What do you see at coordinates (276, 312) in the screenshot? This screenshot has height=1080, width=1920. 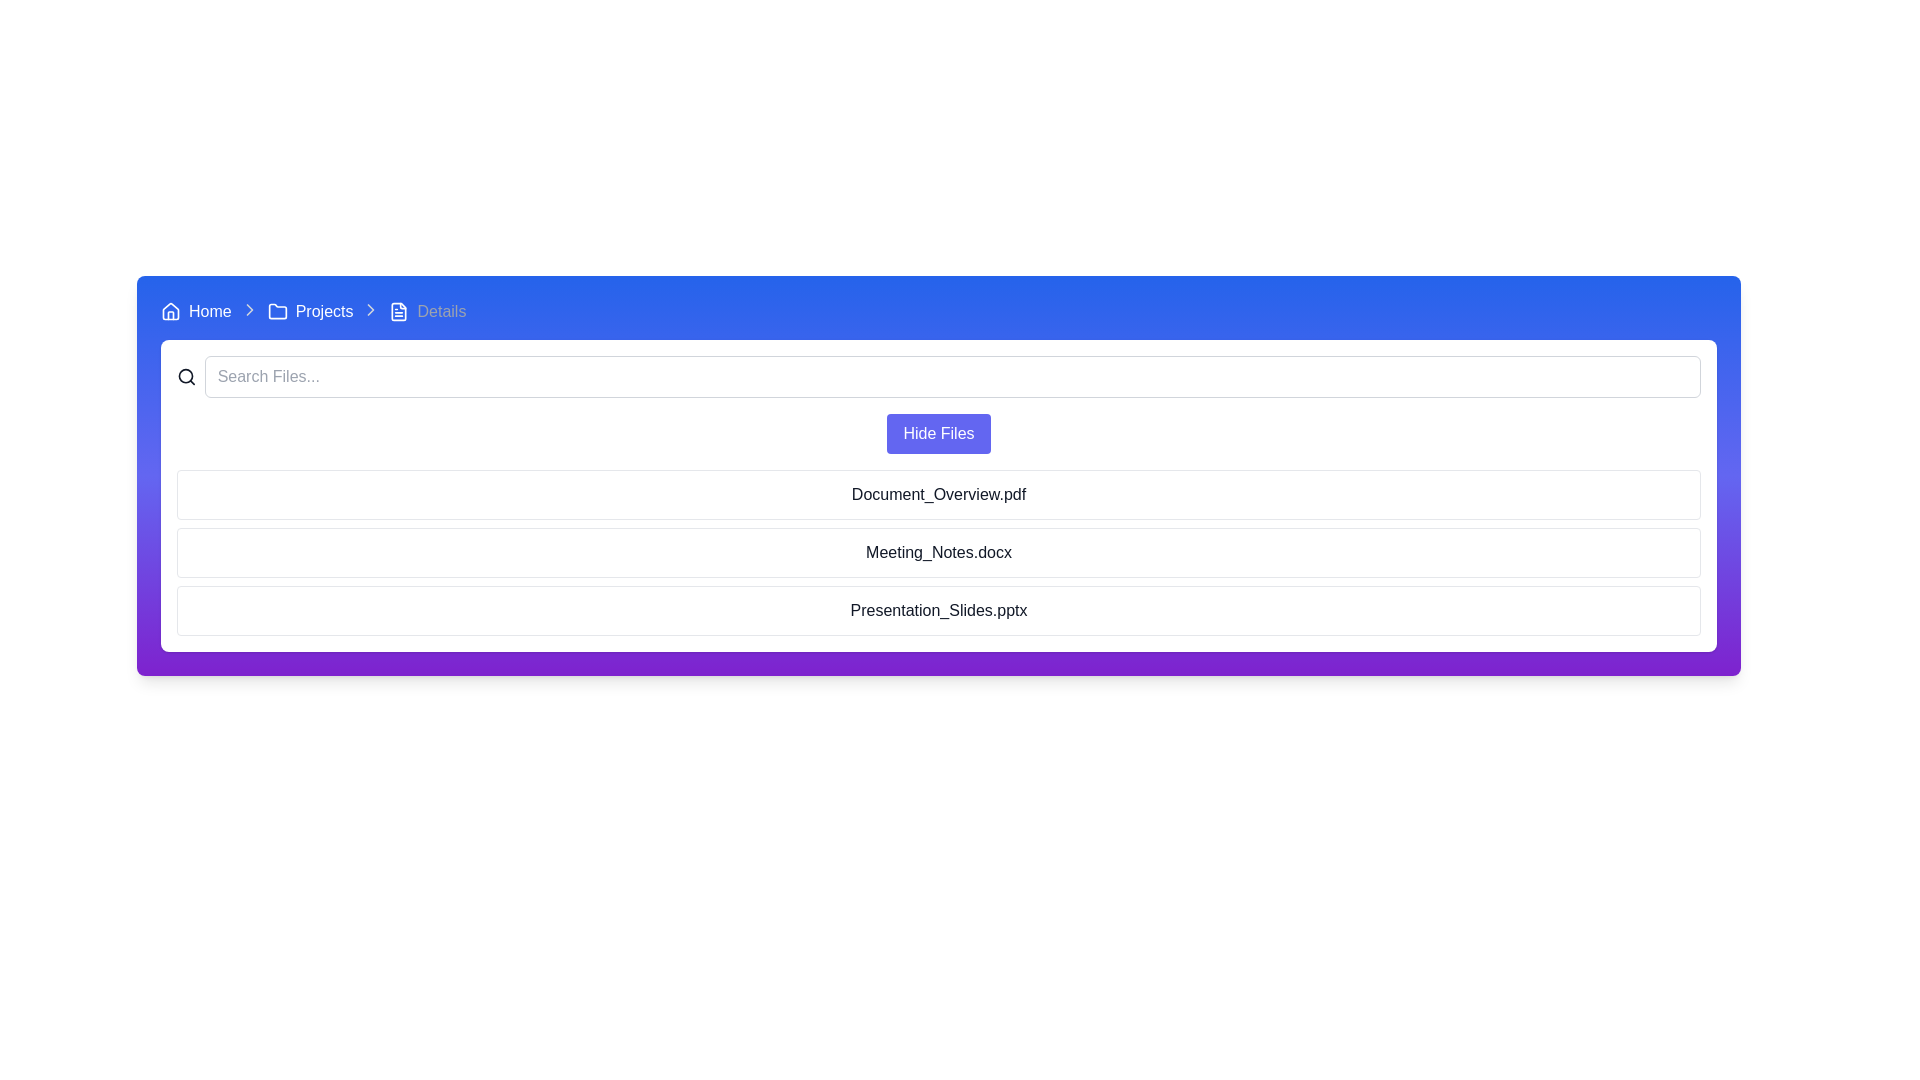 I see `the folder icon SVG graphic located in the breadcrumb navigation bar, which is styled with a stroke outline and positioned directly to the left of the 'Projects' text` at bounding box center [276, 312].